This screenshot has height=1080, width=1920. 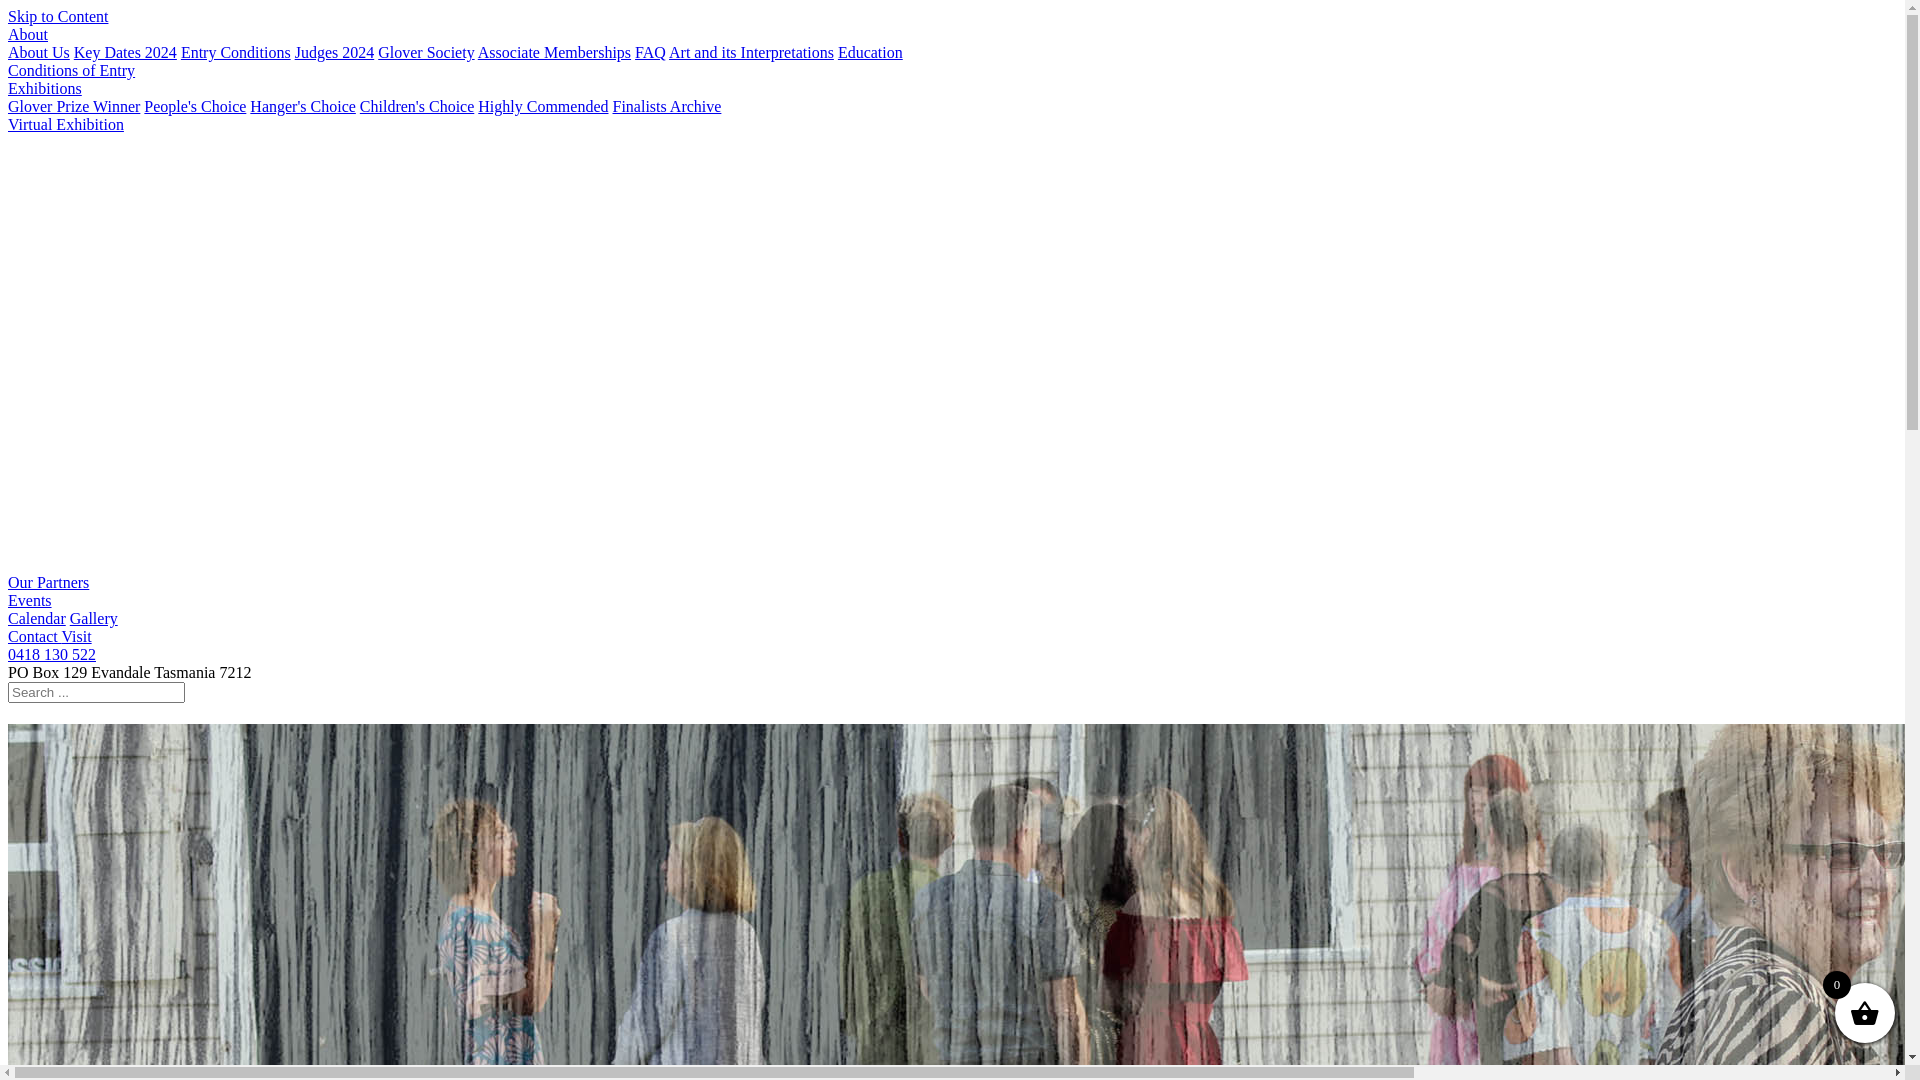 I want to click on 'People's Choice', so click(x=195, y=106).